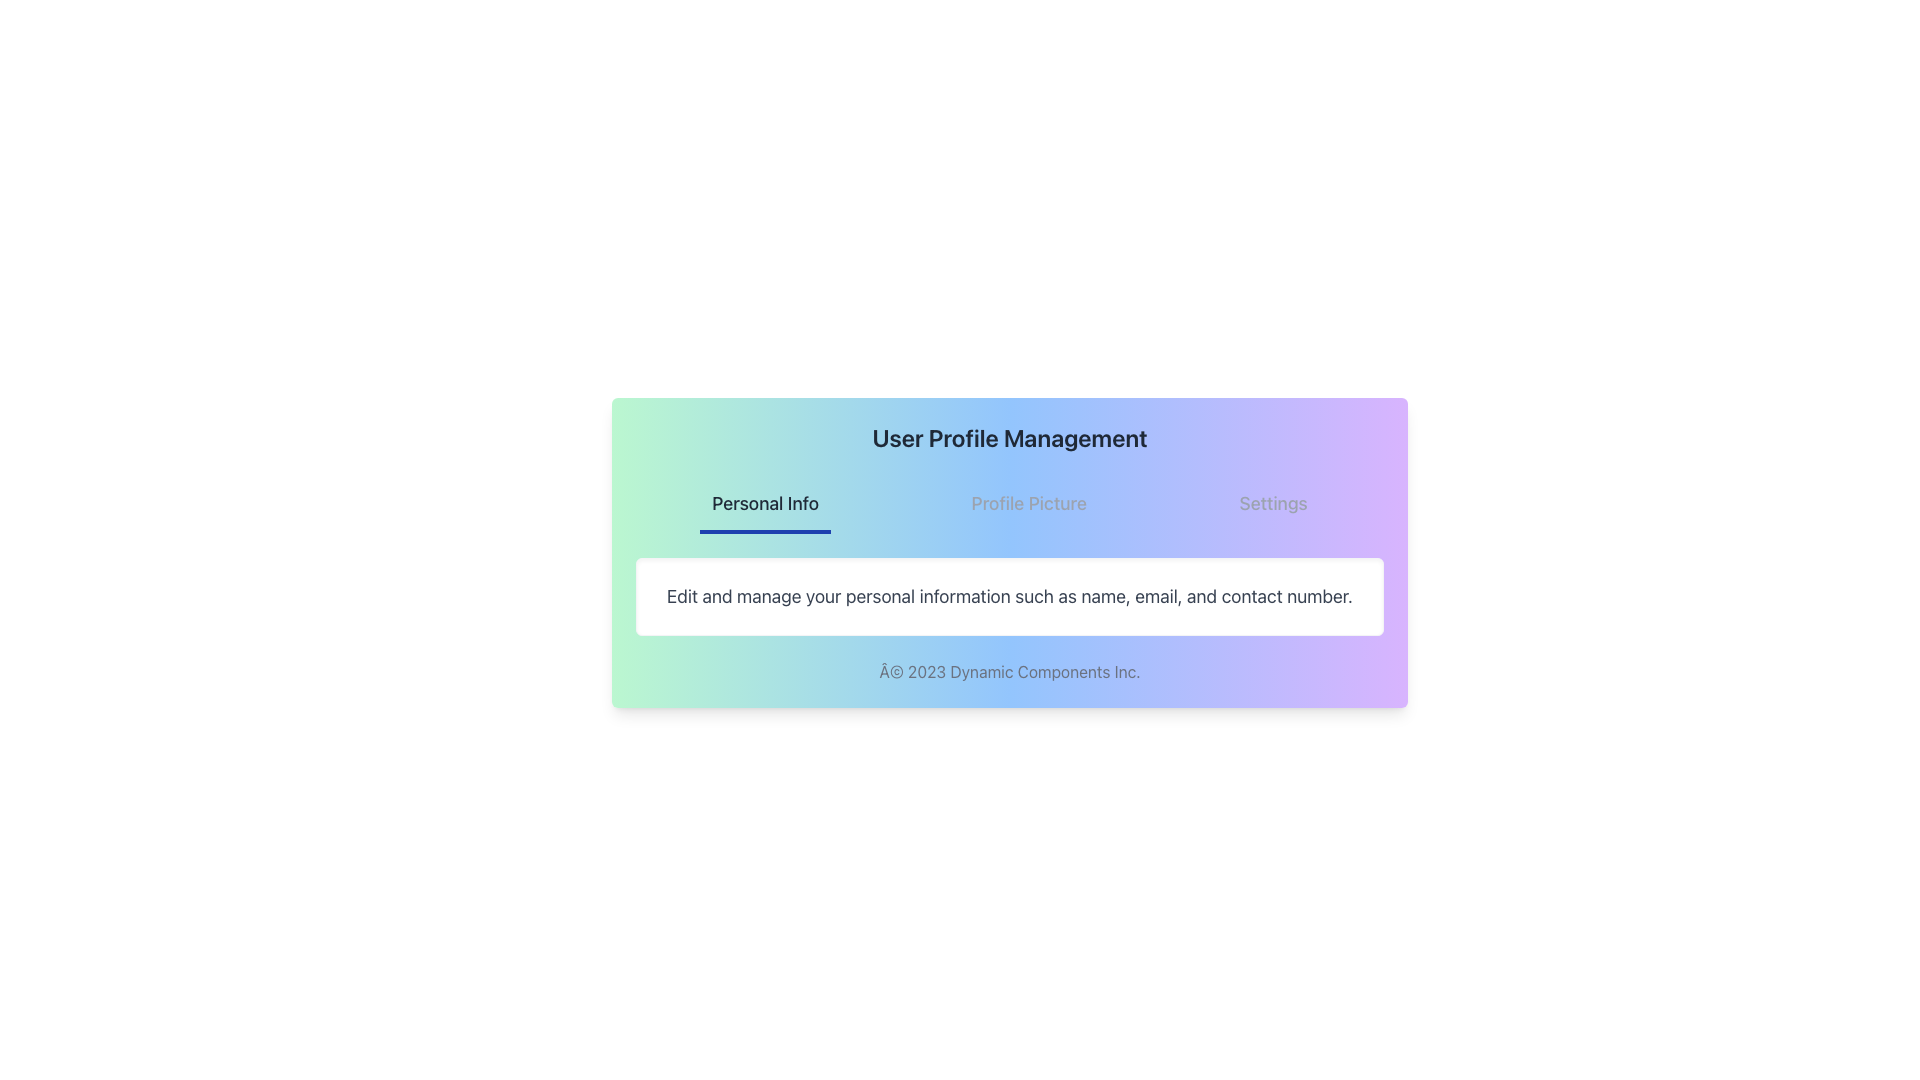 Image resolution: width=1920 pixels, height=1080 pixels. I want to click on the 'Personal Info' navigation tab button, so click(764, 504).